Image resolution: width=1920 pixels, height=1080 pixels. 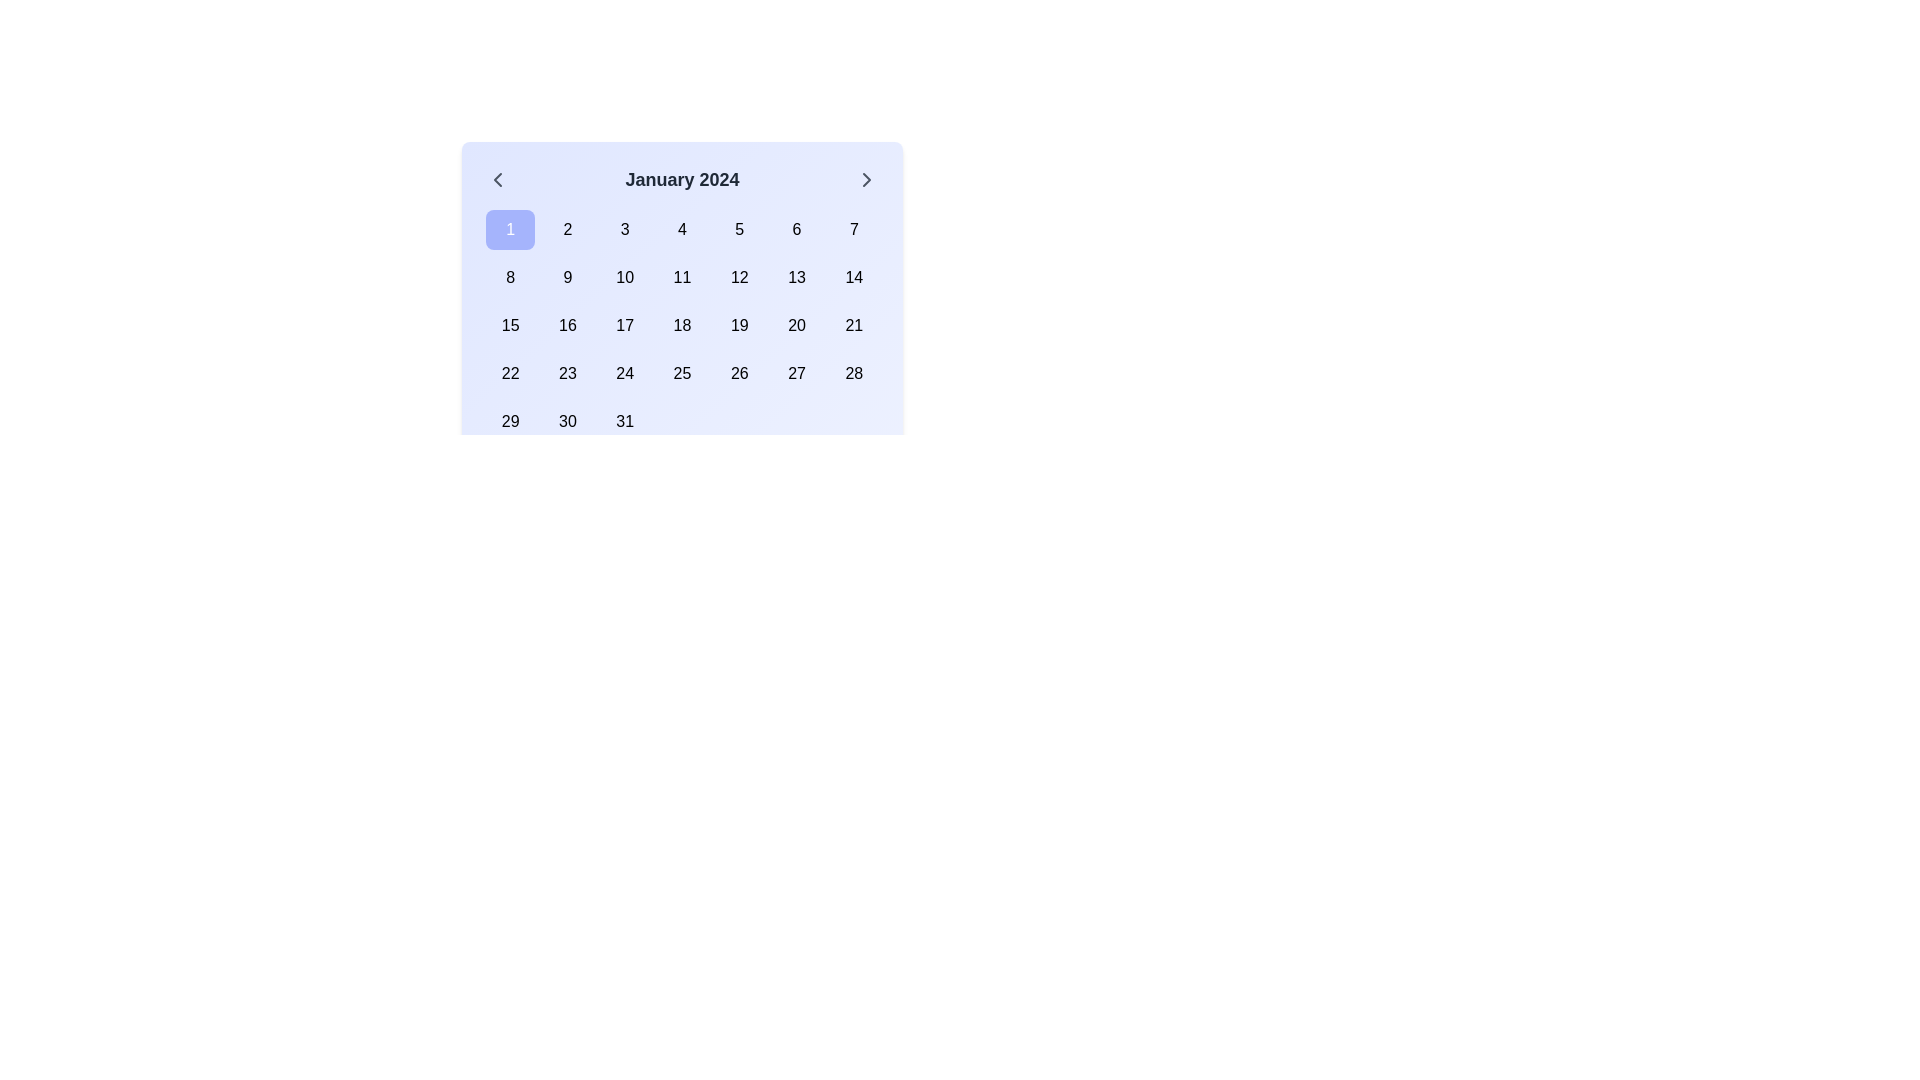 I want to click on the interactive calendar day cell representing the day '16', so click(x=566, y=325).